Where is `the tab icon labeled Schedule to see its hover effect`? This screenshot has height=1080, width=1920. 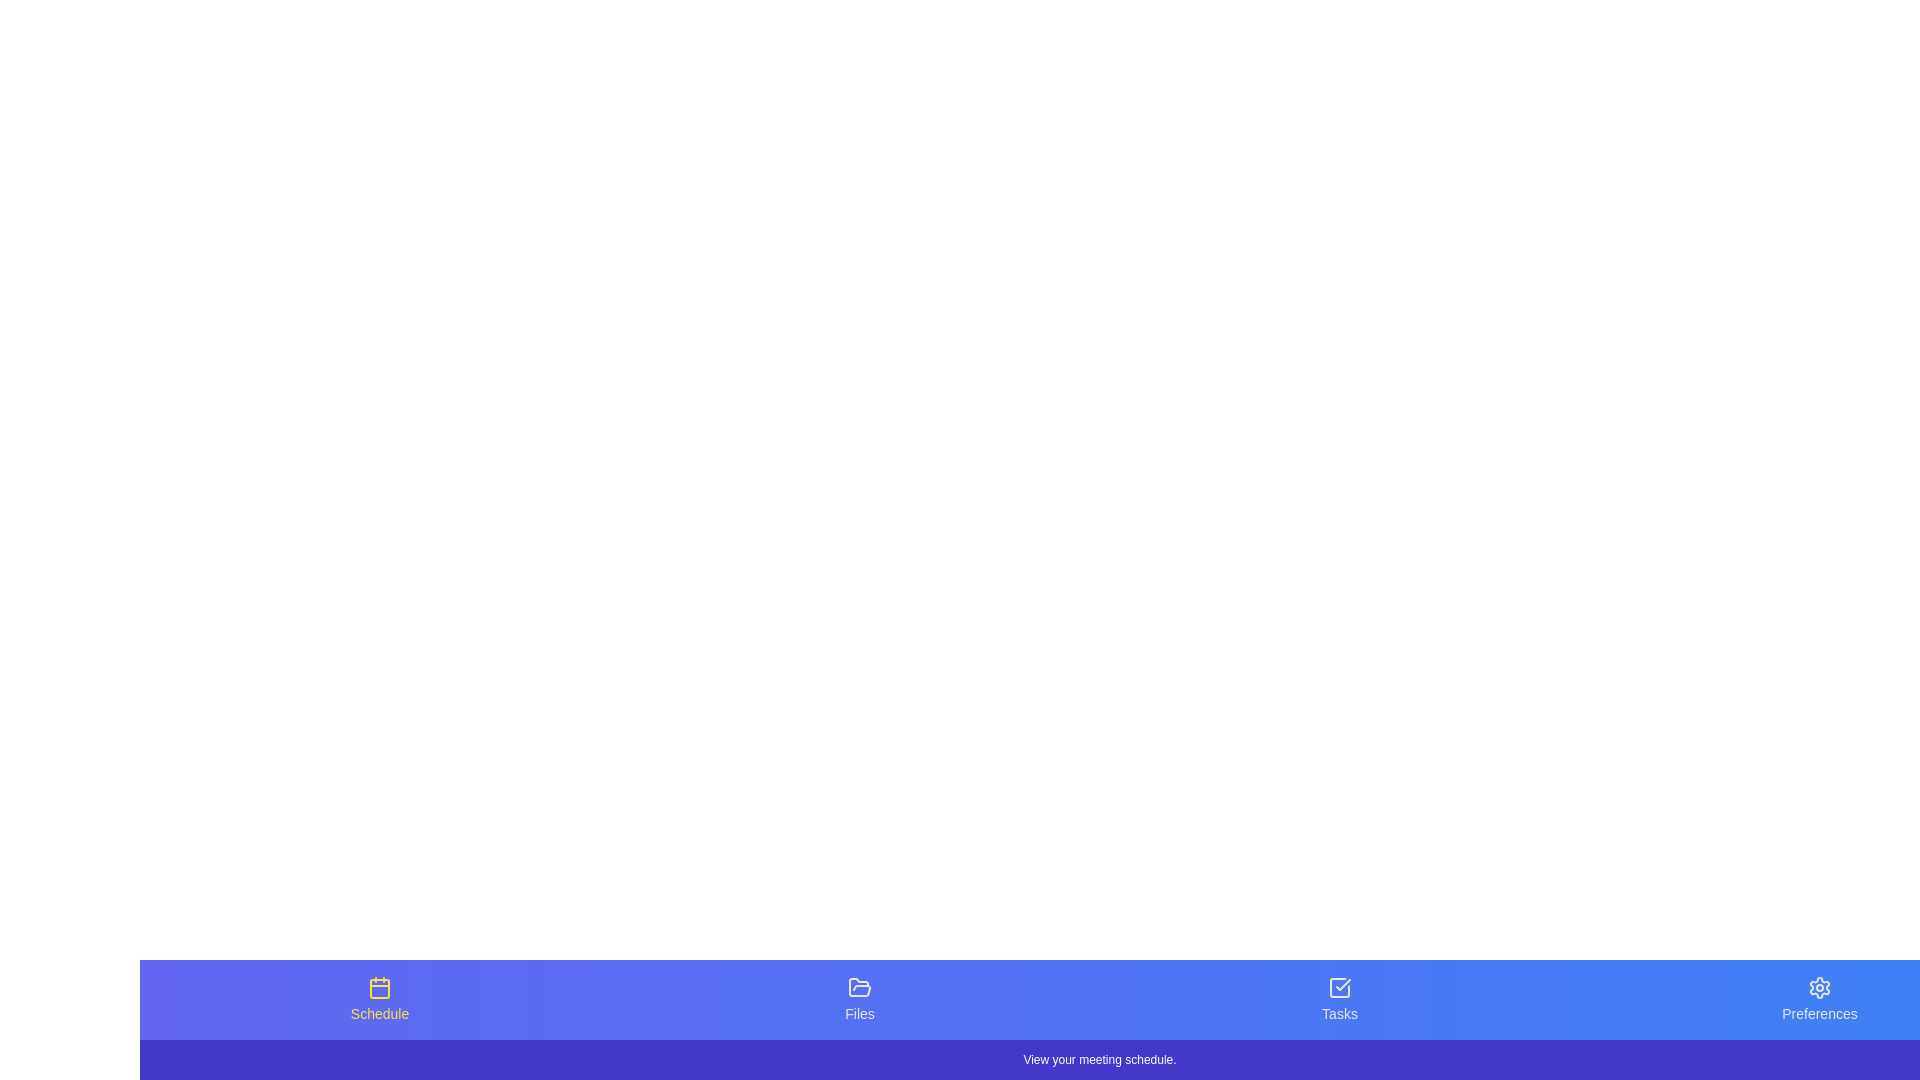 the tab icon labeled Schedule to see its hover effect is located at coordinates (379, 999).